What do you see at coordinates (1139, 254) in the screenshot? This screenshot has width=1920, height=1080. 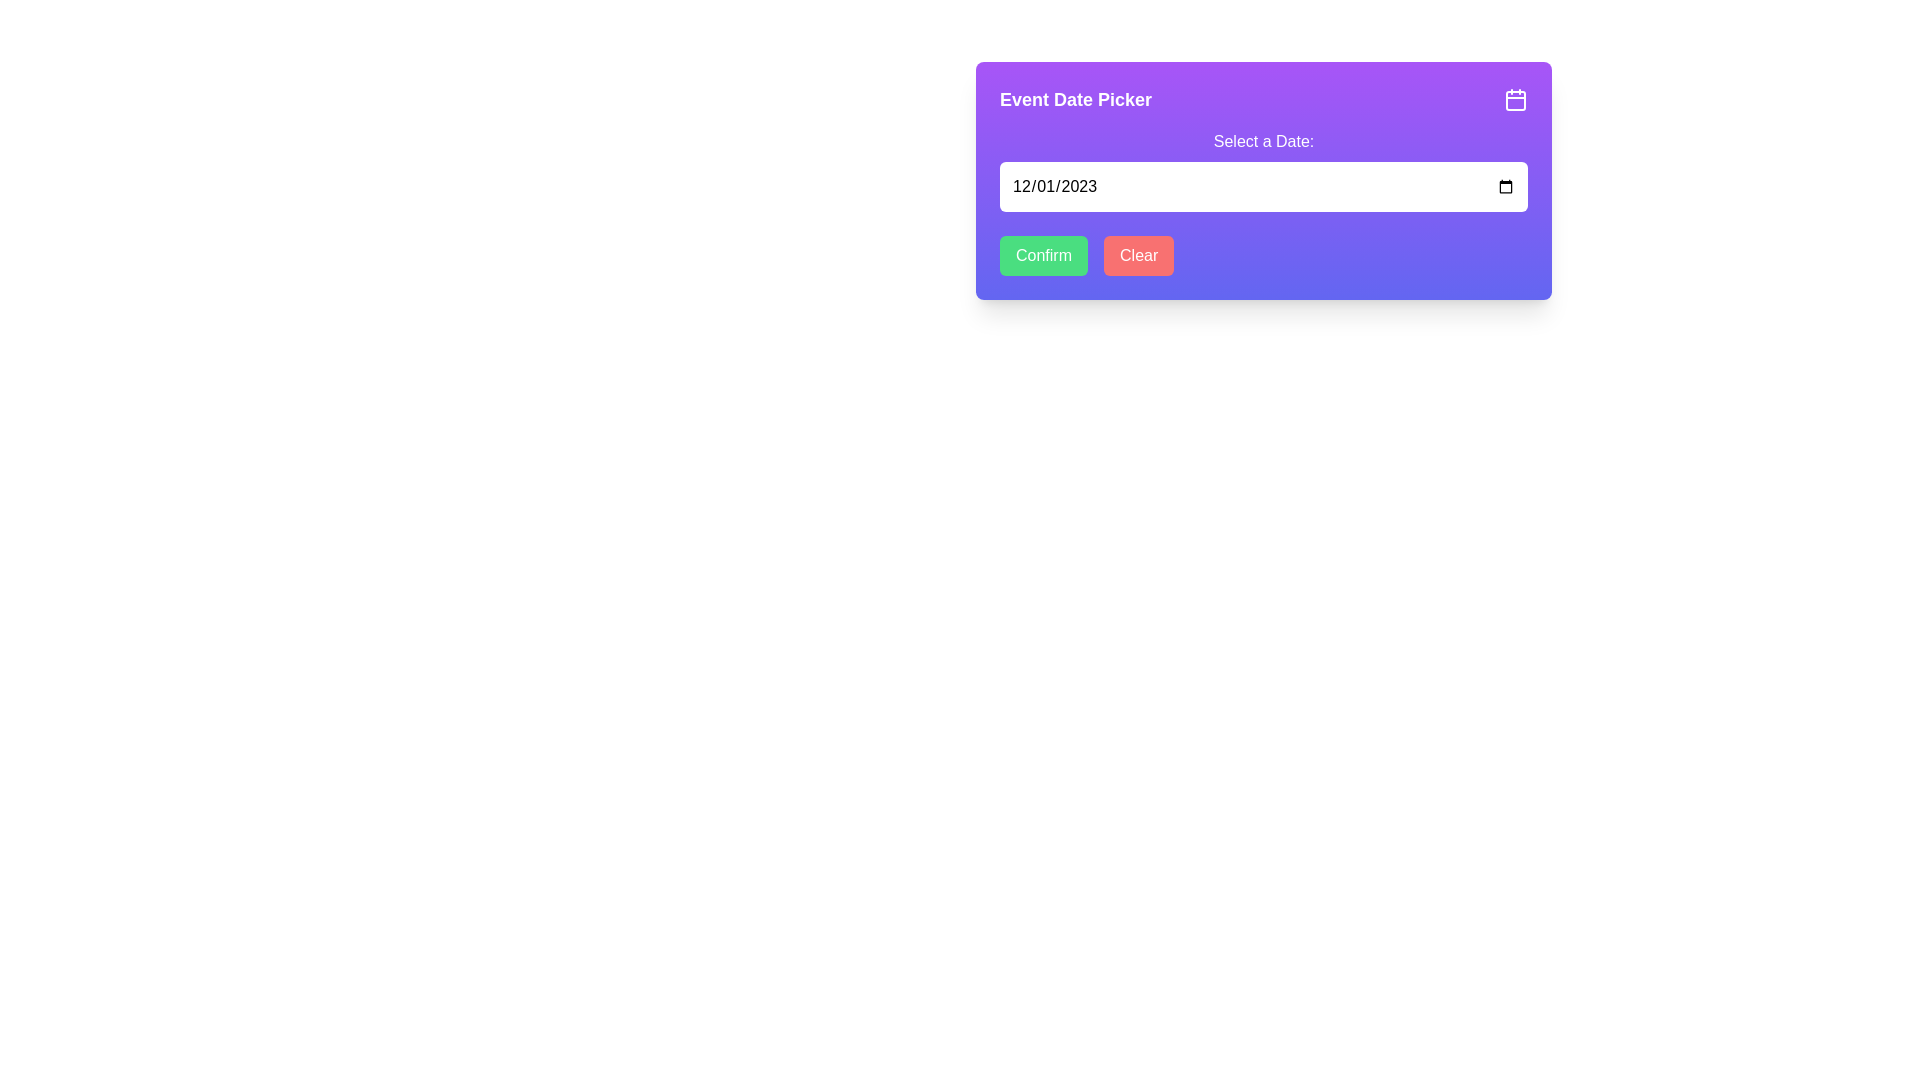 I see `the clear button located at the rightmost position in the horizontal group of buttons below the event date picker input field` at bounding box center [1139, 254].